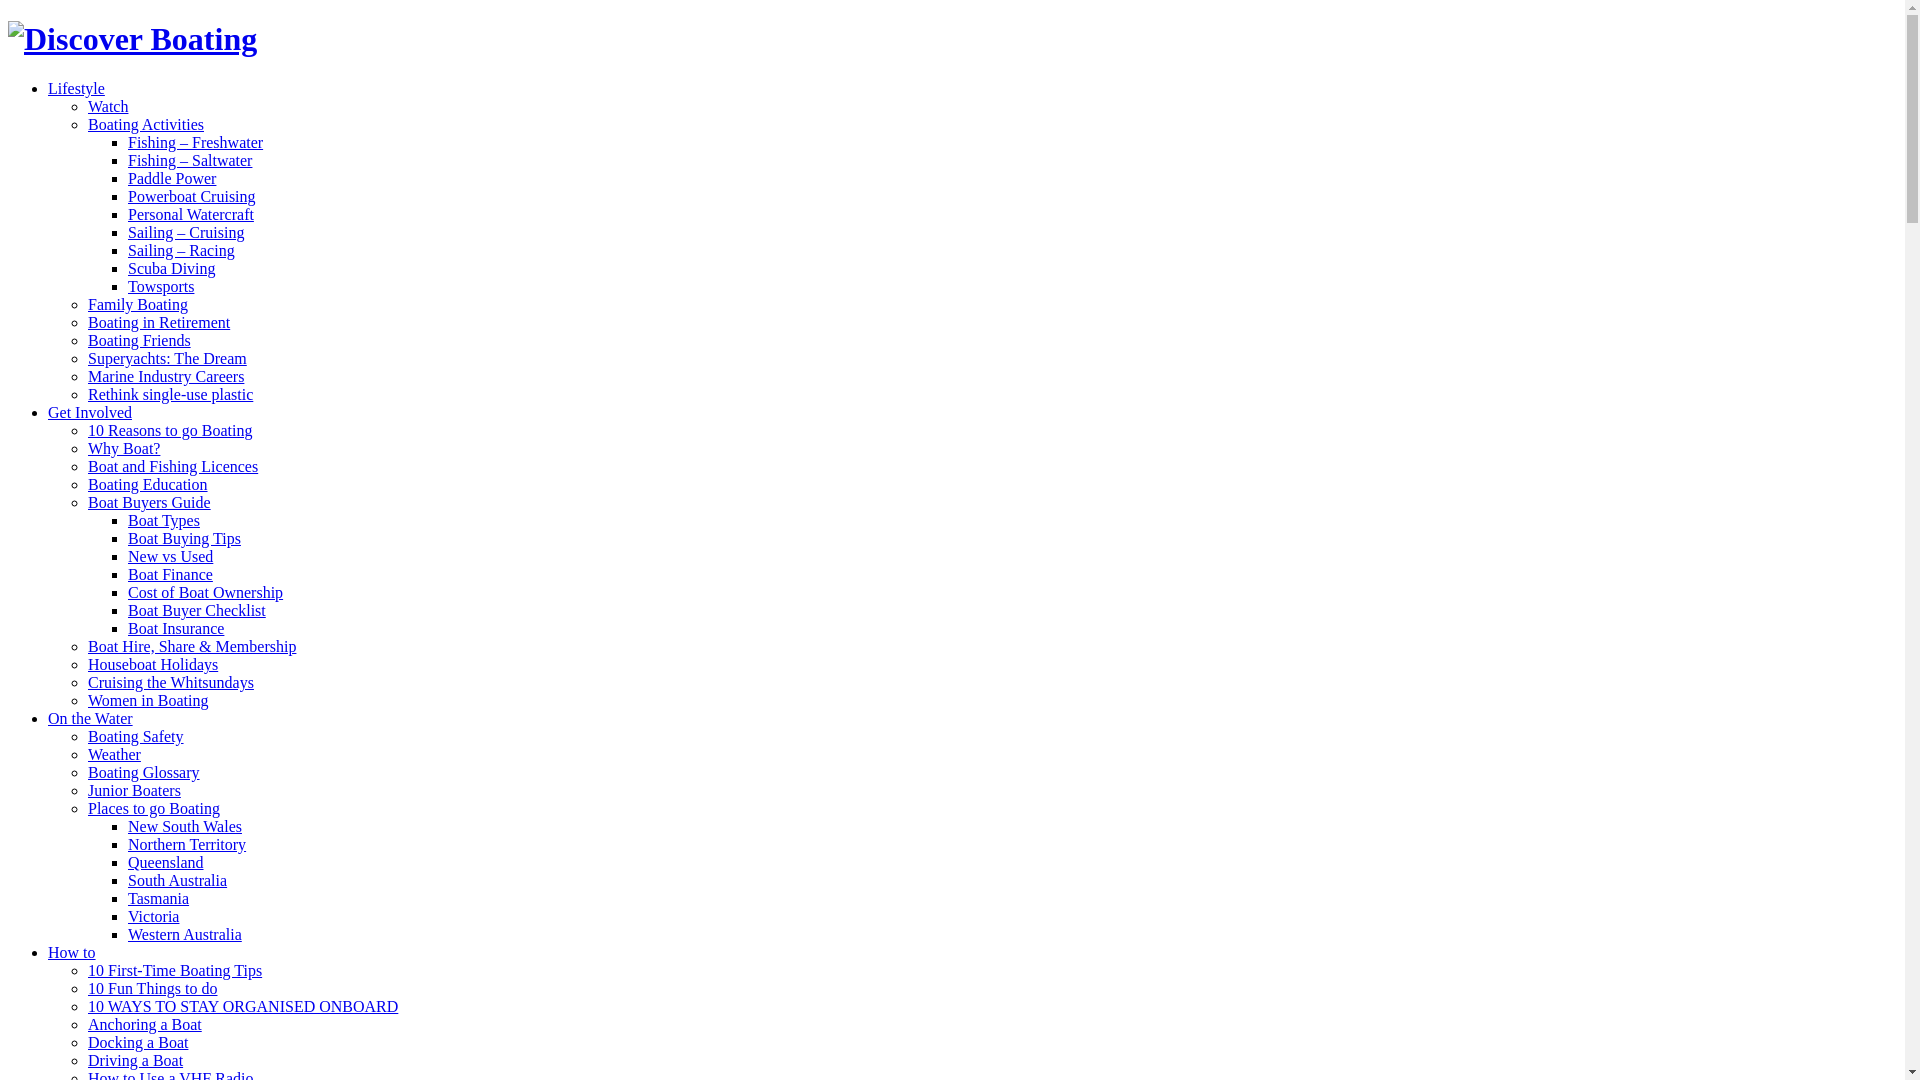  I want to click on 'South Australia', so click(177, 879).